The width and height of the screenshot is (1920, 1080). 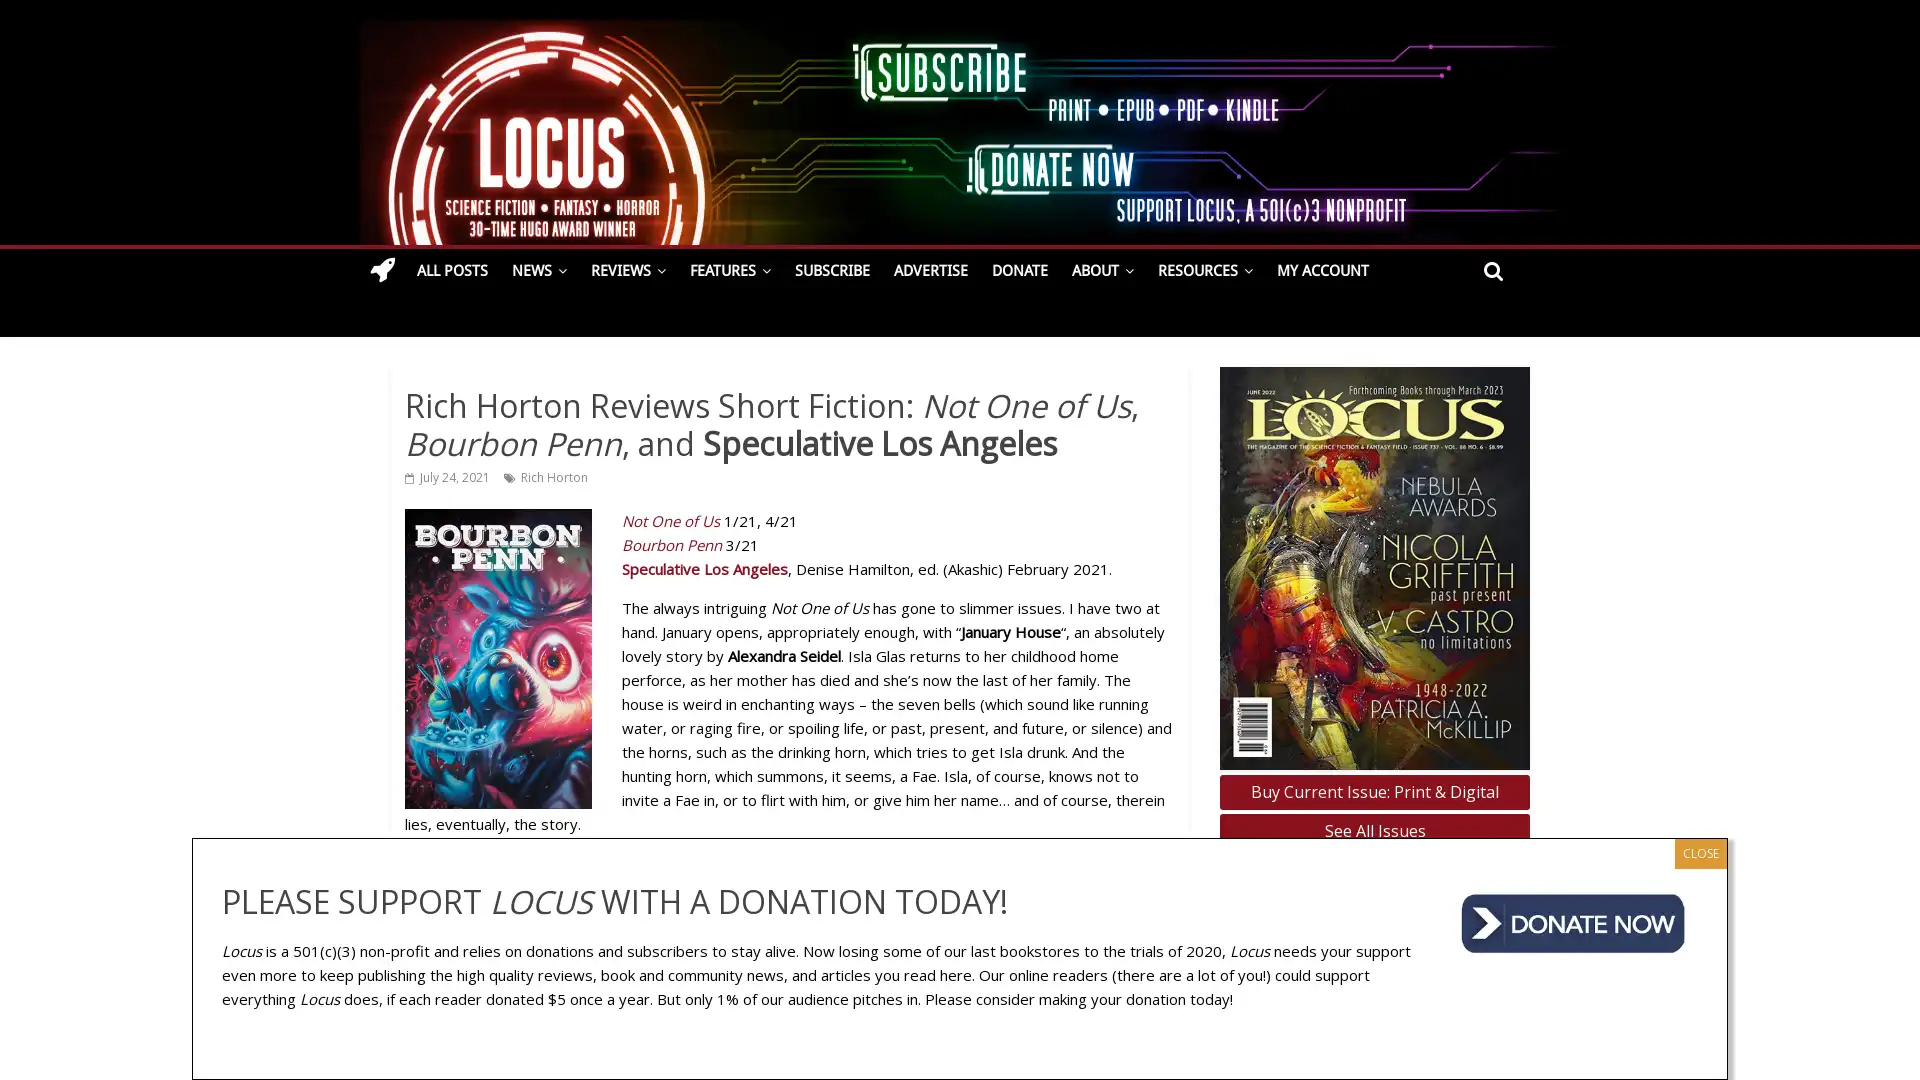 What do you see at coordinates (1373, 831) in the screenshot?
I see `See All Issues` at bounding box center [1373, 831].